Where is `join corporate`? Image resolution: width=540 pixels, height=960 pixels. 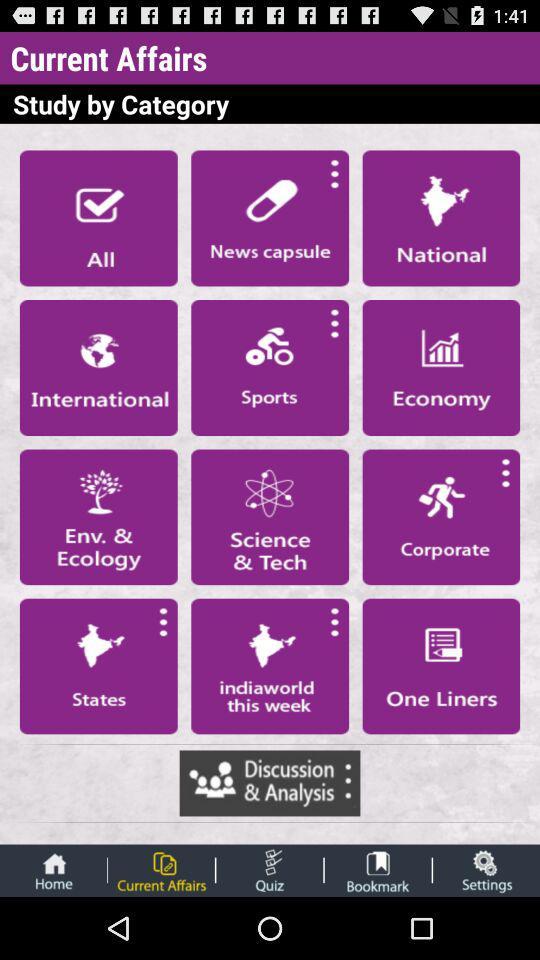
join corporate is located at coordinates (441, 516).